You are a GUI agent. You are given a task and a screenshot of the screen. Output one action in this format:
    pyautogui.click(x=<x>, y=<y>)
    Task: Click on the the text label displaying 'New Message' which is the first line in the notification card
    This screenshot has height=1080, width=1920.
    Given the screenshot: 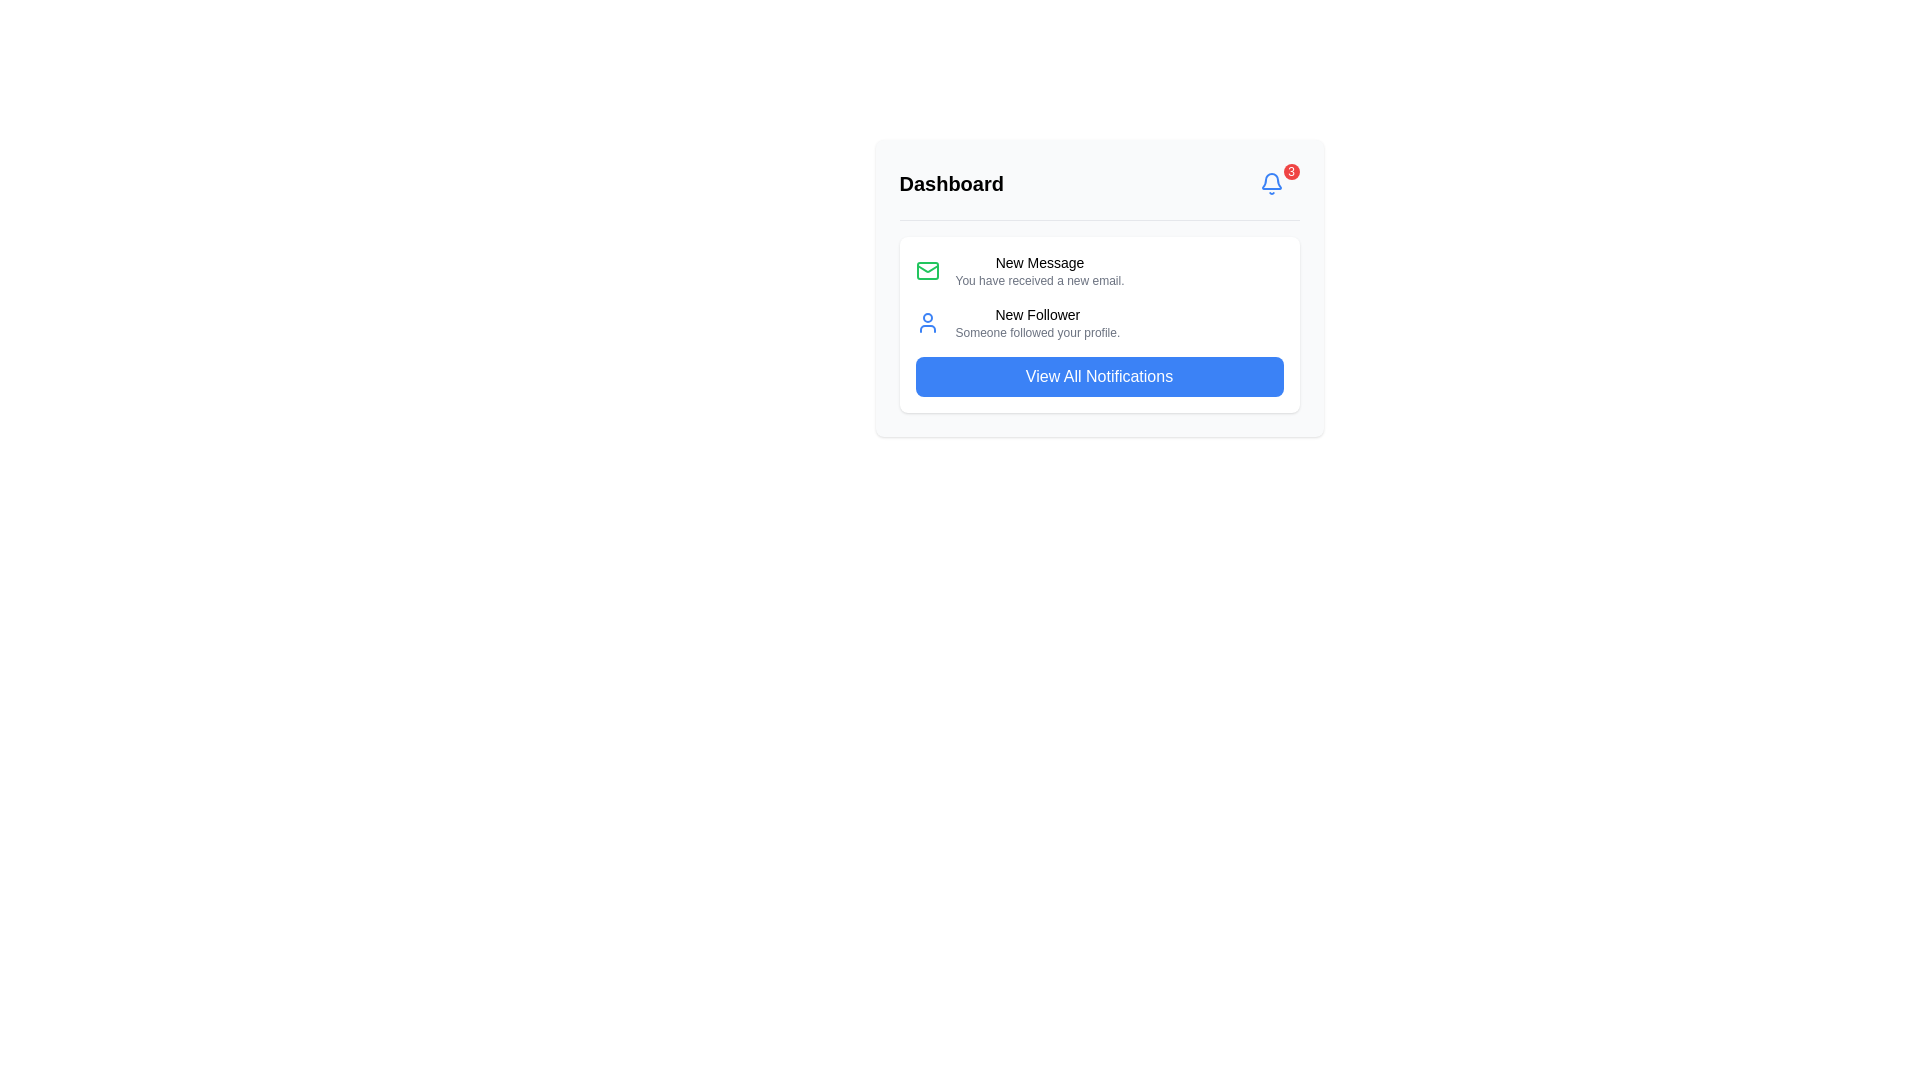 What is the action you would take?
    pyautogui.click(x=1040, y=261)
    